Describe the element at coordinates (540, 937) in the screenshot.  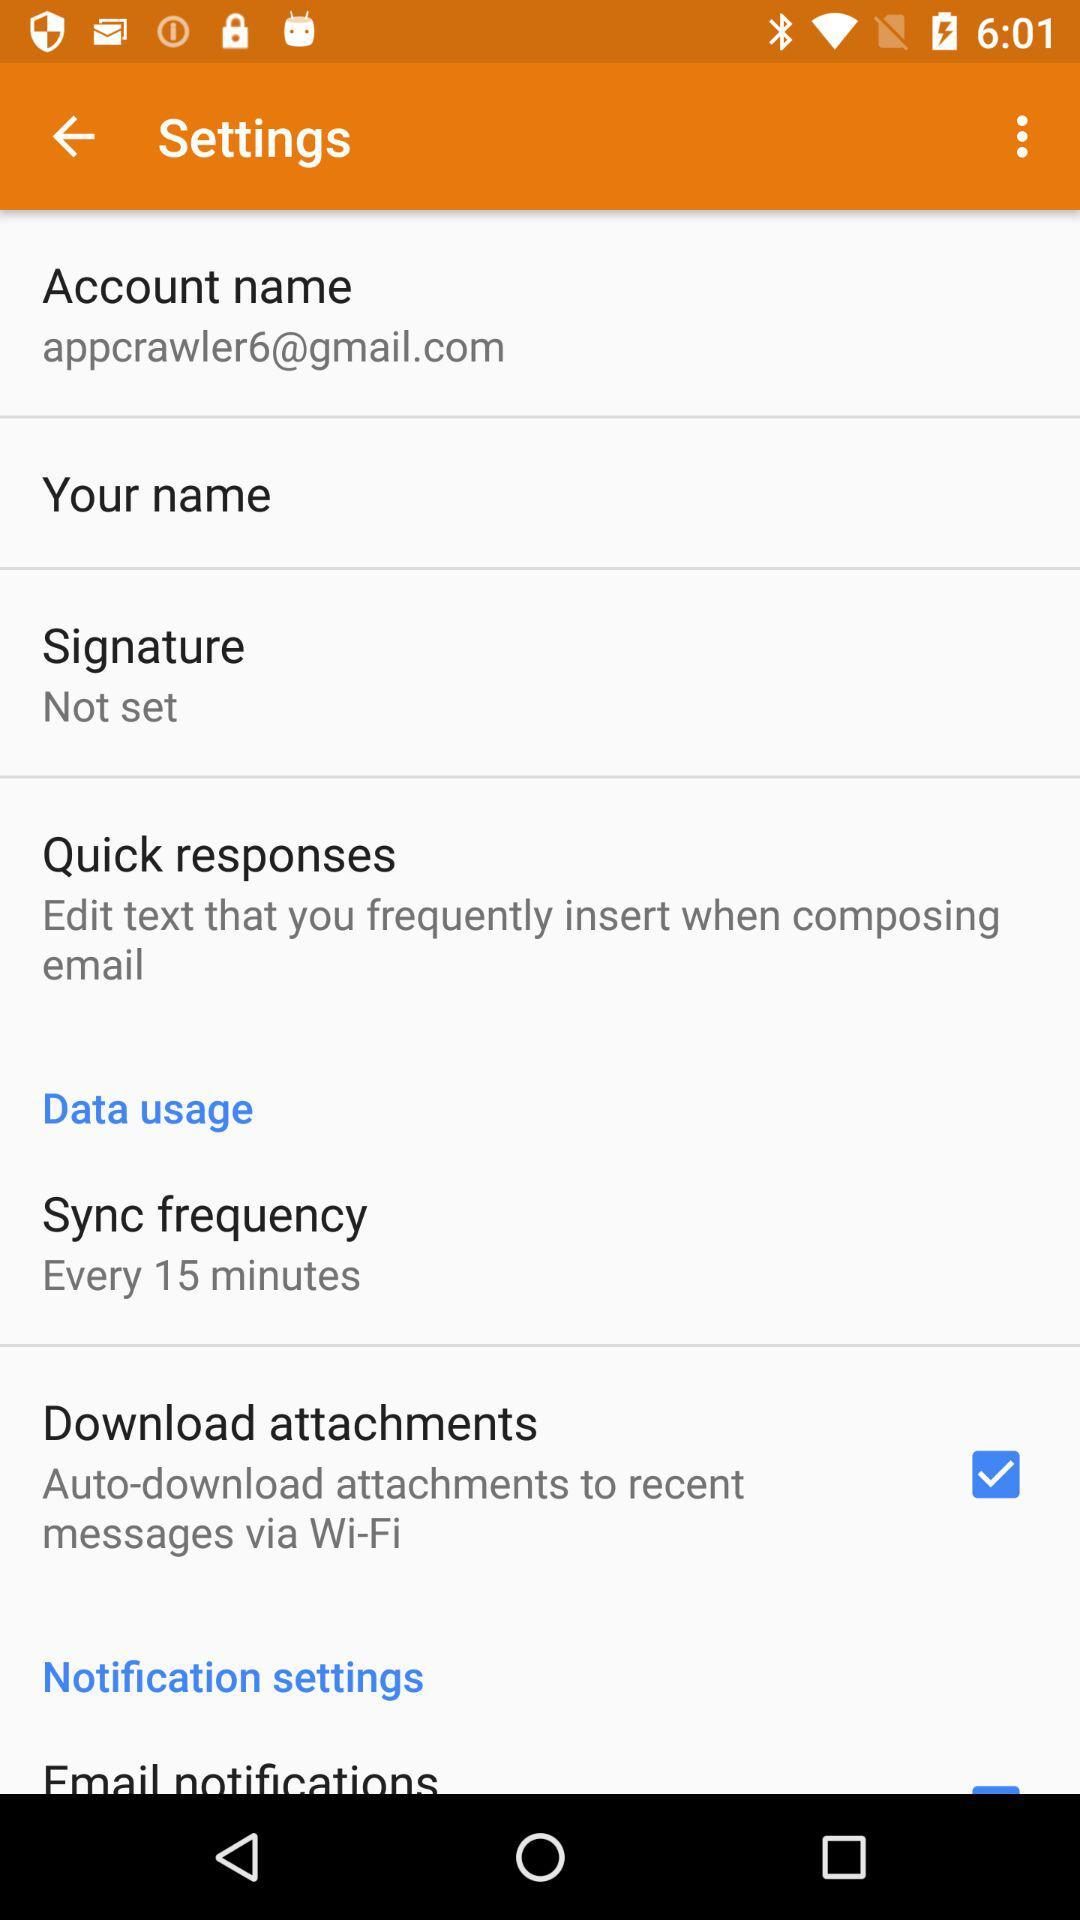
I see `edit text that app` at that location.